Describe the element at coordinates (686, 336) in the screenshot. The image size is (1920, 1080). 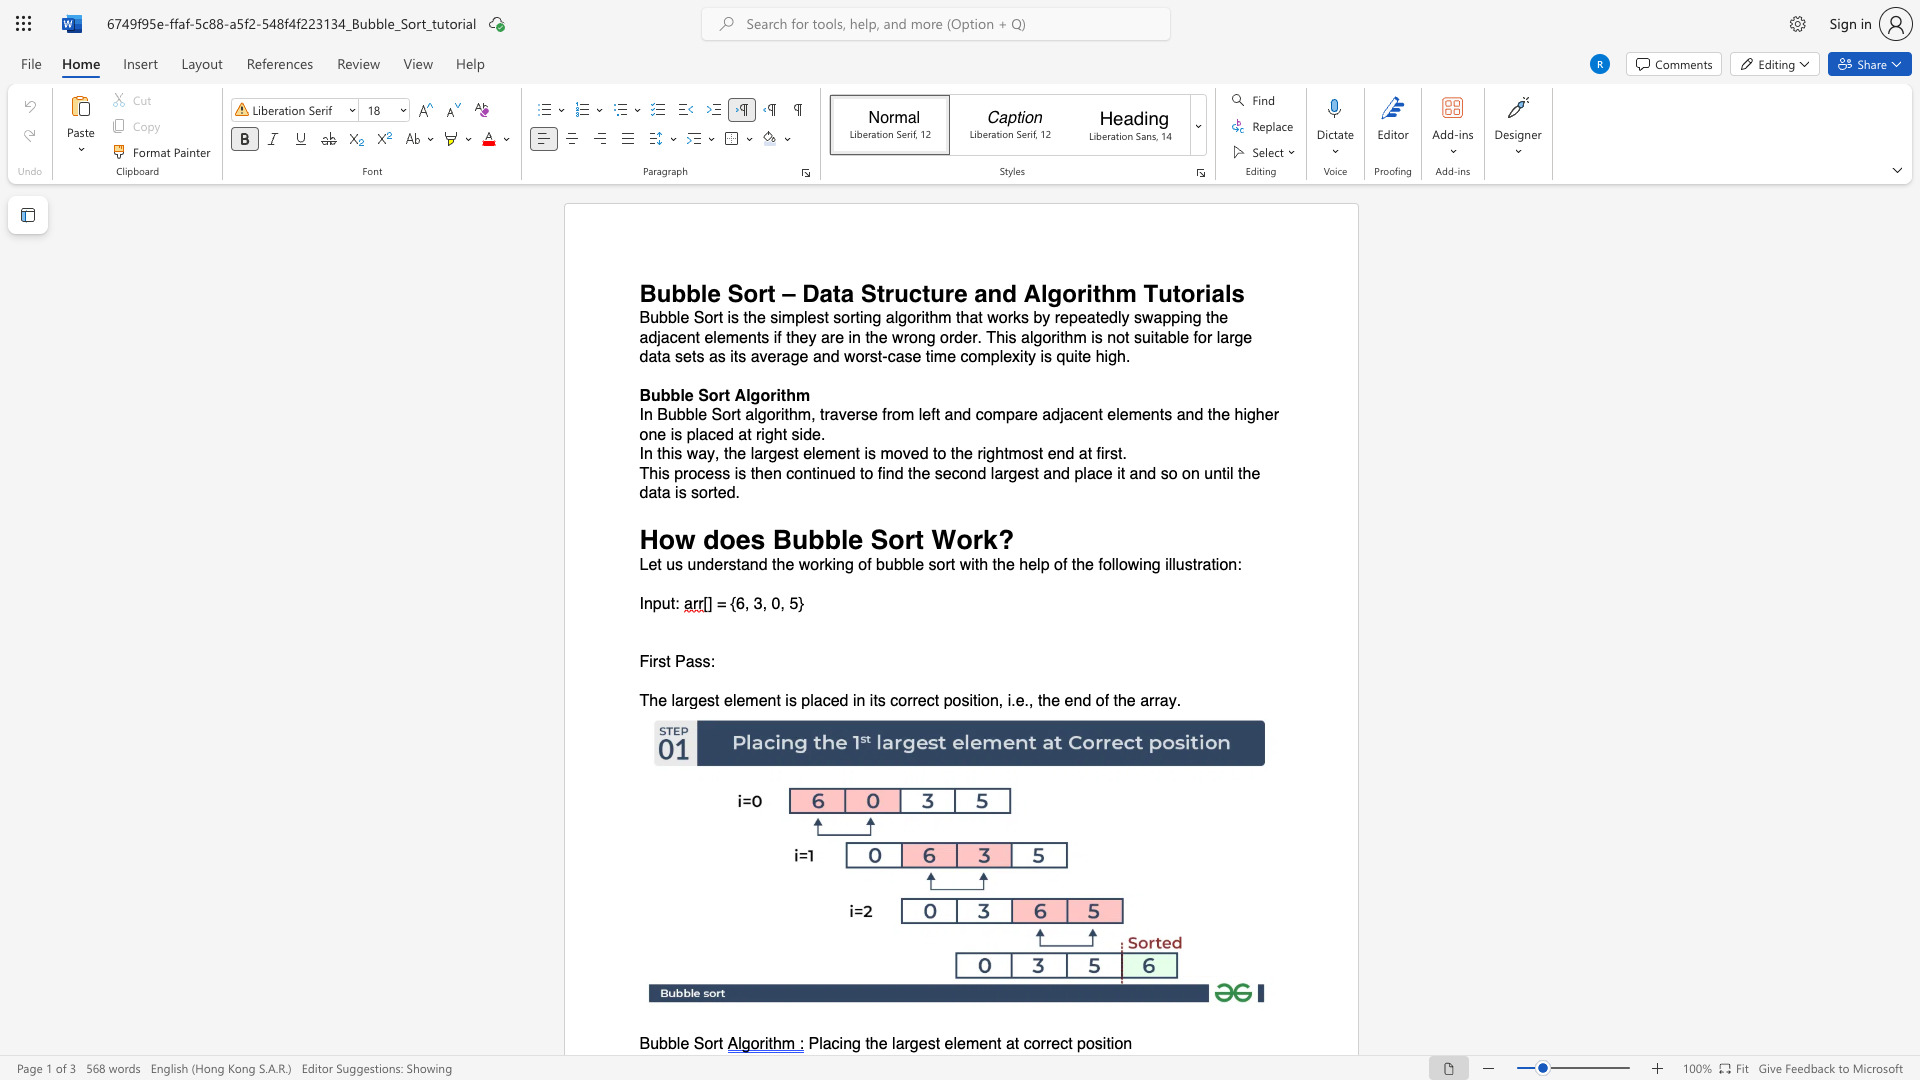
I see `the subset text "nt elements if they are in the wrong order. This algorithm is not suitable for large dat" within the text "Bubble Sort is the simplest sorting algorithm that works by repeatedly swapping the adjacent elements if they are in the wrong order. This algorithm is not suitable for large data sets as its average and worst-case time complexity is quite high."` at that location.